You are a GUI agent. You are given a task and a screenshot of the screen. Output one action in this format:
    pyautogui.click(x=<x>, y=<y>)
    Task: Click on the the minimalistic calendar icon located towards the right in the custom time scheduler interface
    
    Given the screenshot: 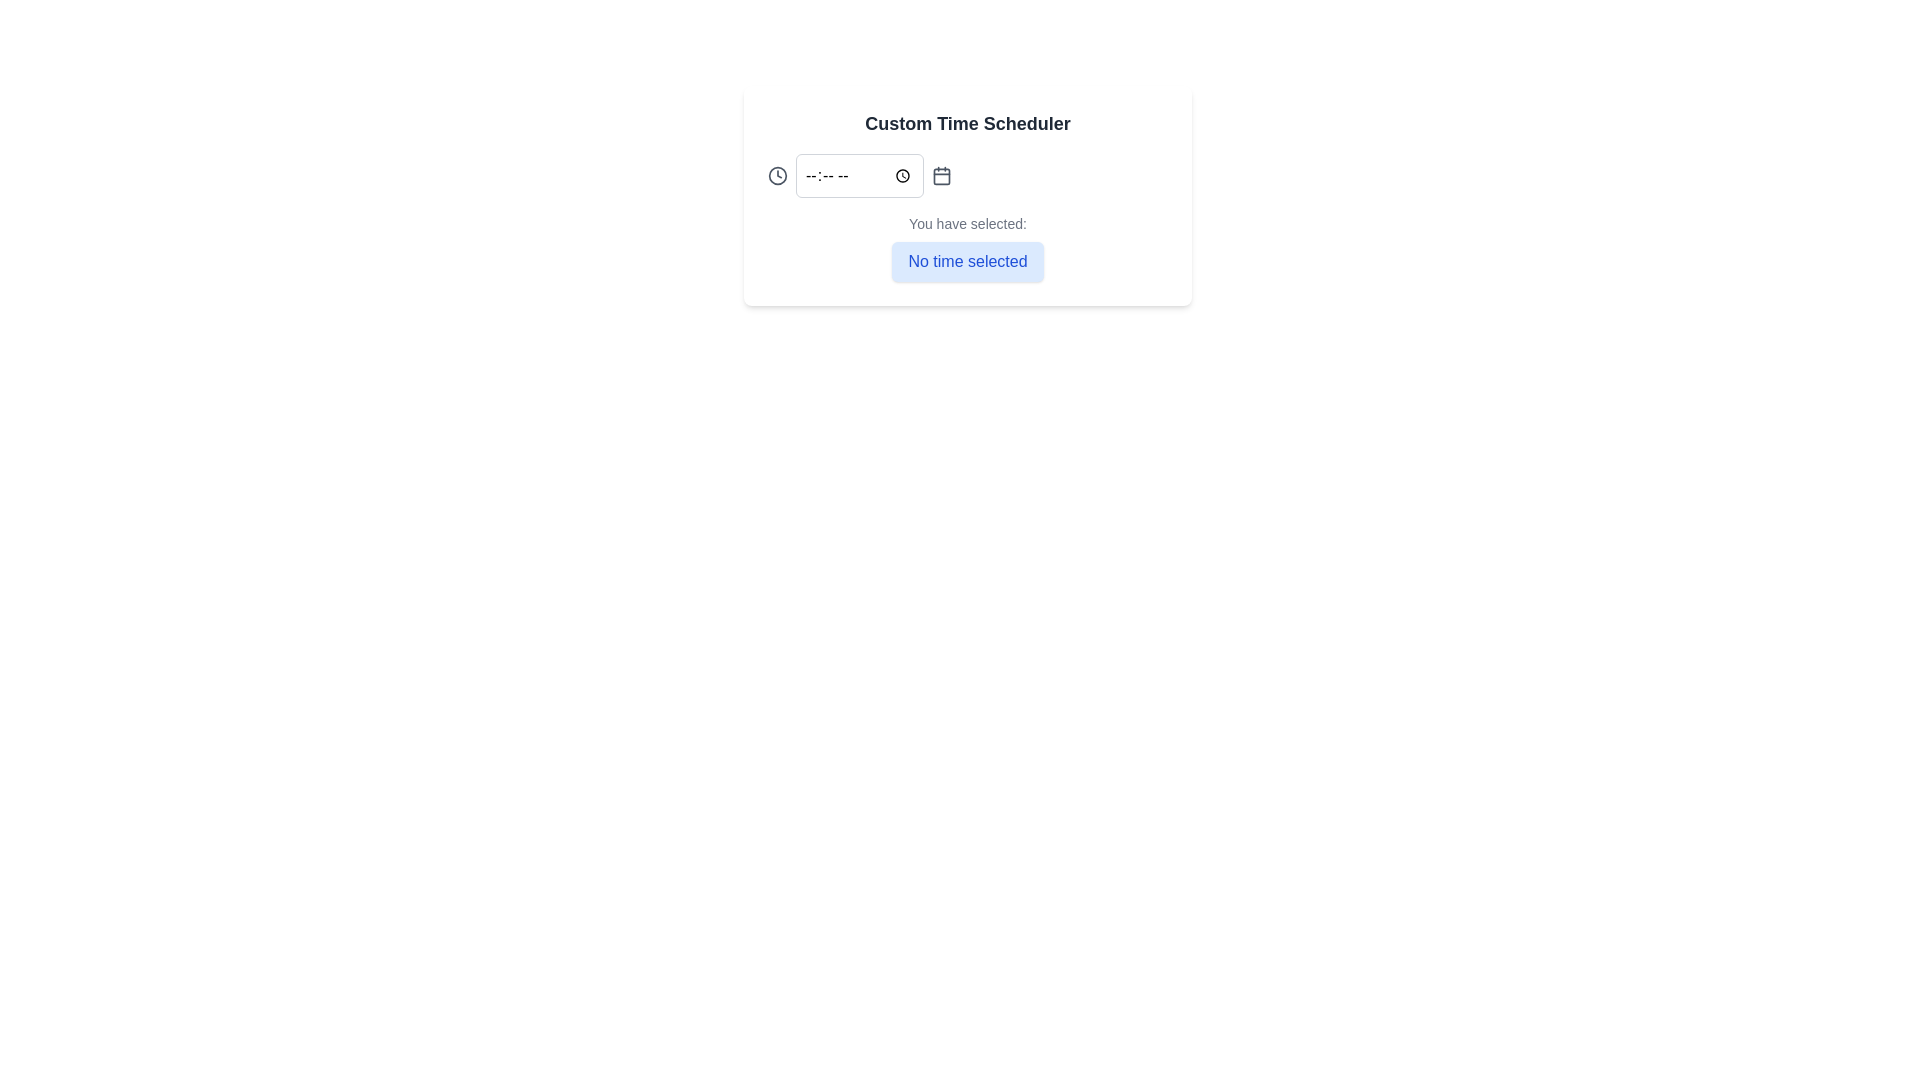 What is the action you would take?
    pyautogui.click(x=940, y=175)
    